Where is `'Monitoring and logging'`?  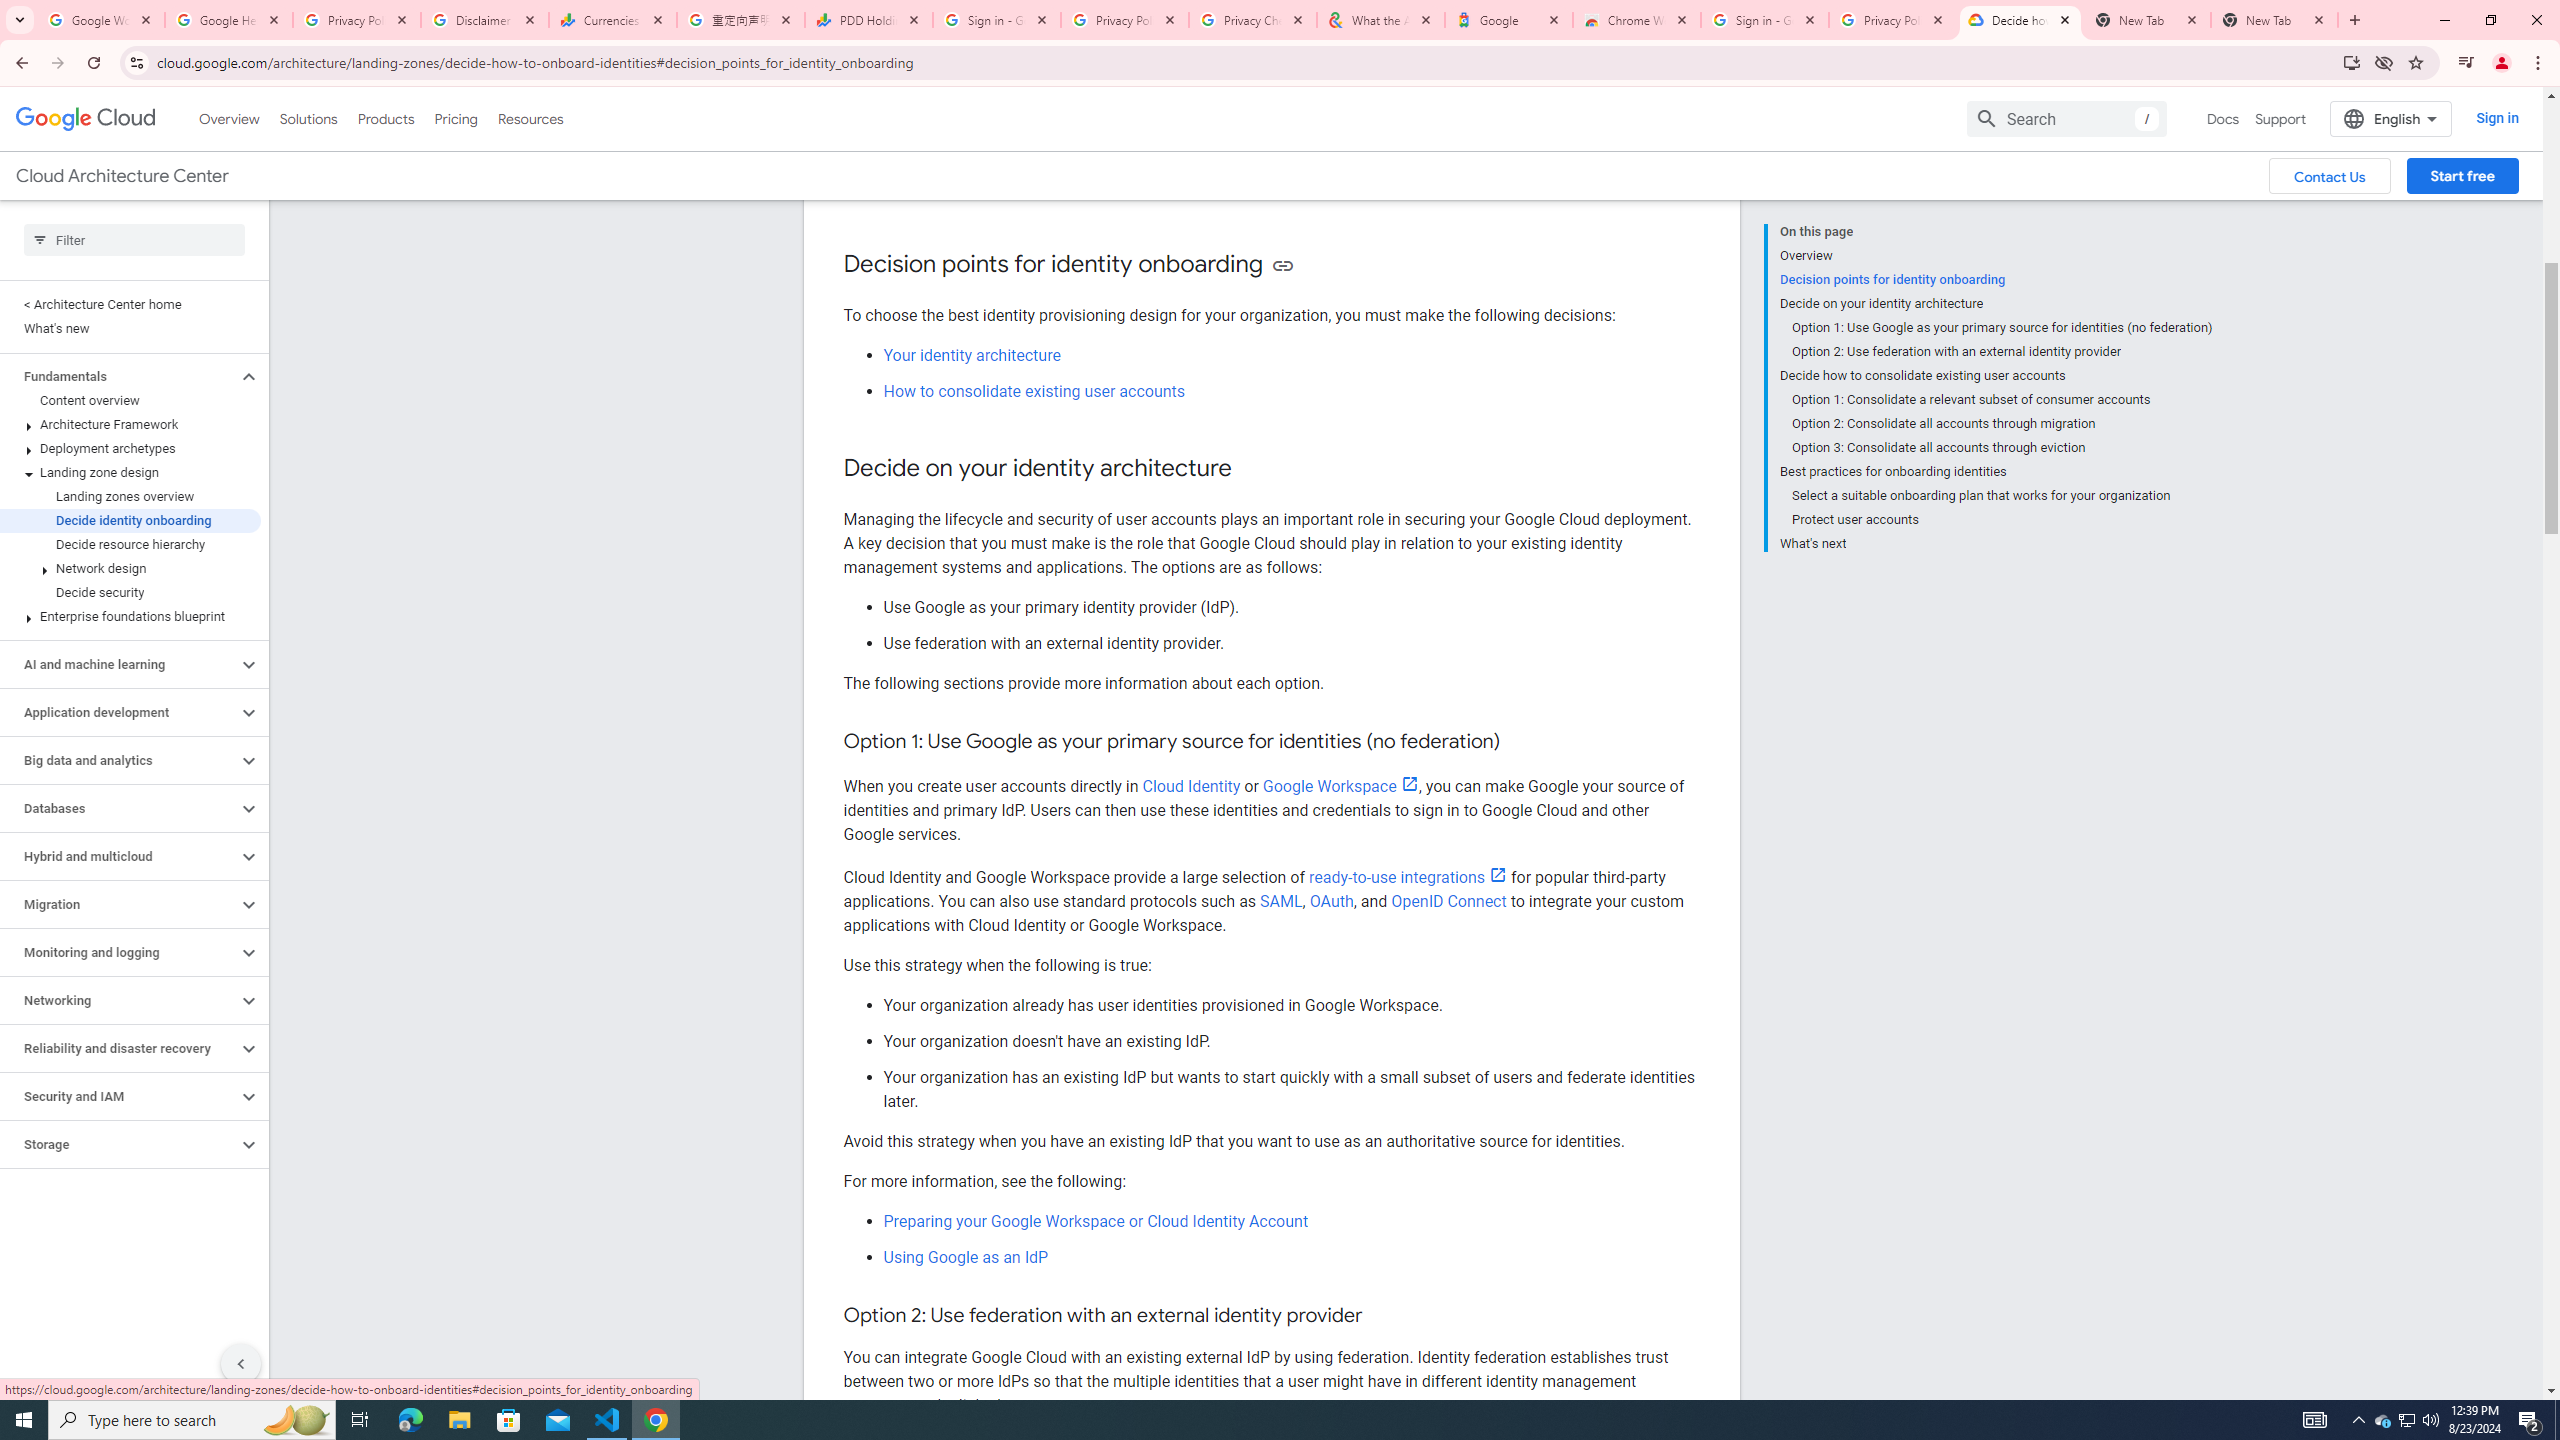 'Monitoring and logging' is located at coordinates (118, 951).